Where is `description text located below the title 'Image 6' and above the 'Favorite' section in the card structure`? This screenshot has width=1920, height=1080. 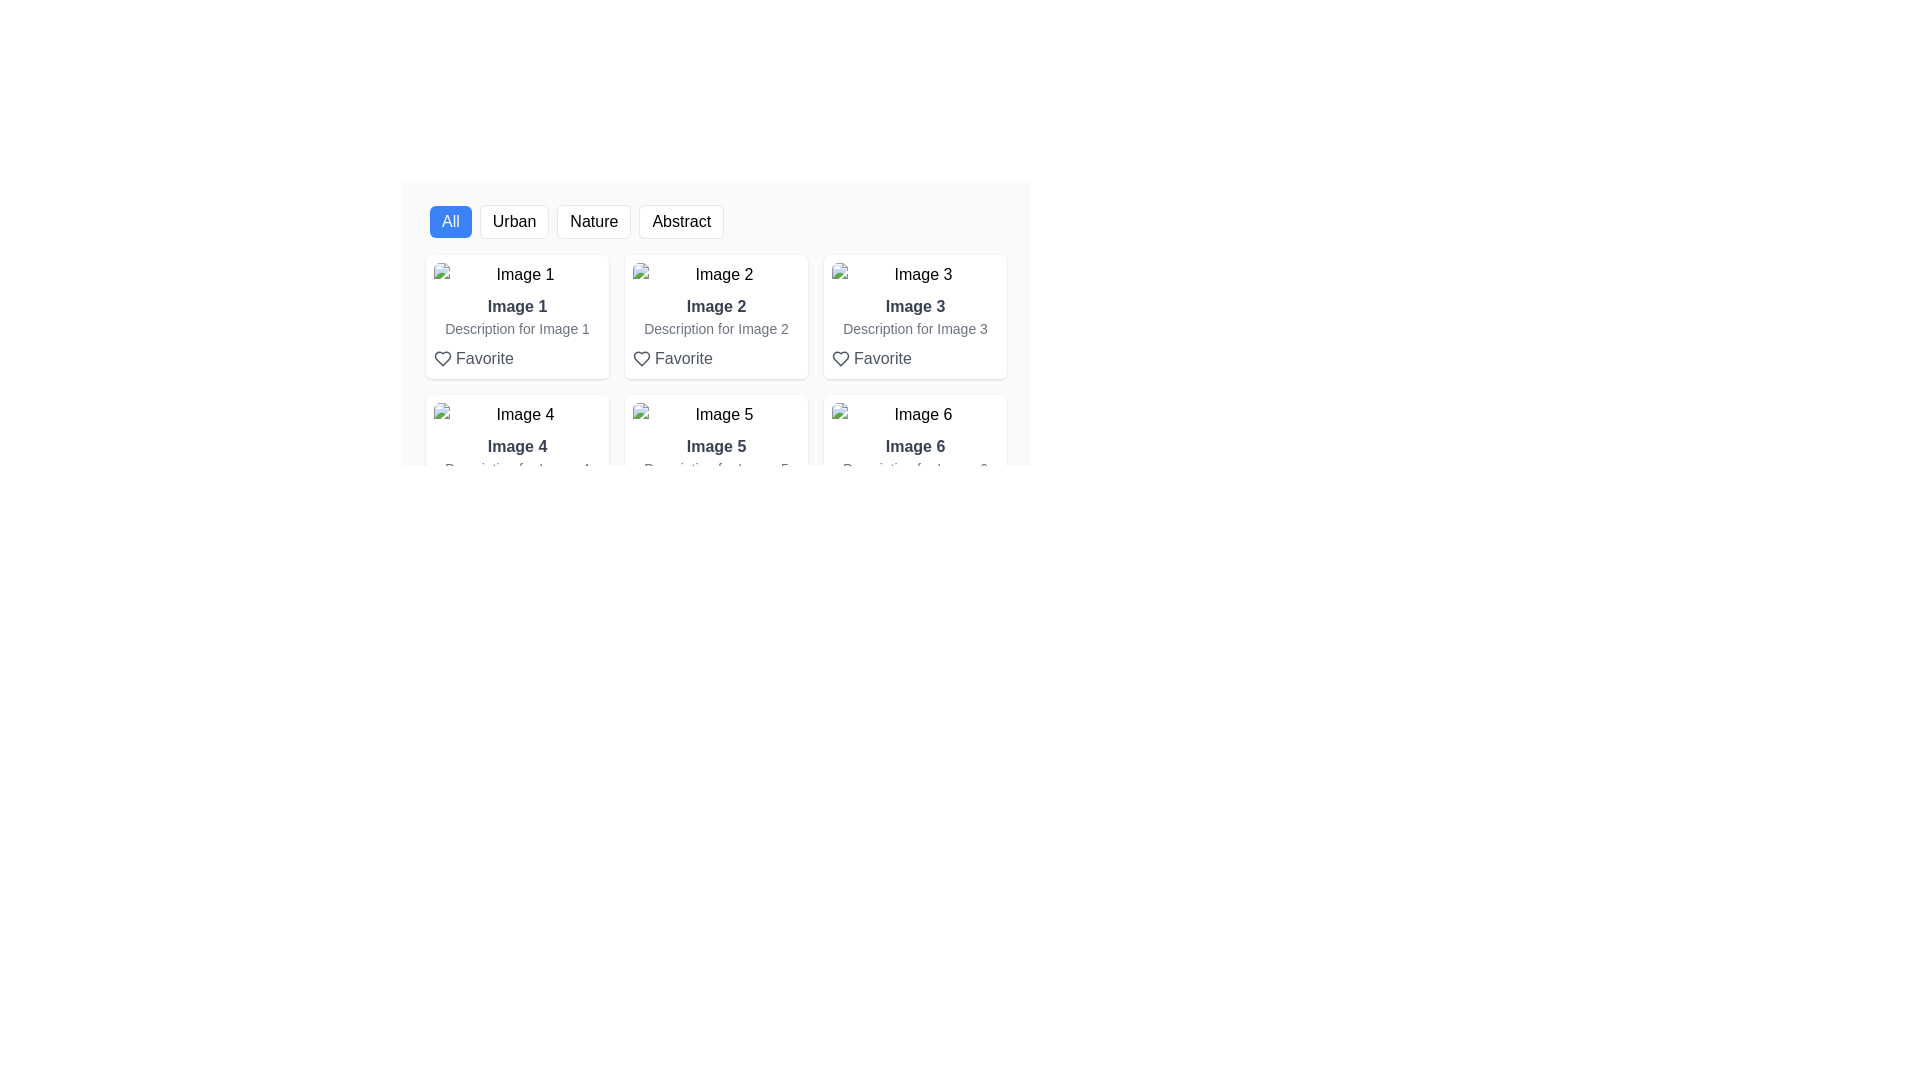
description text located below the title 'Image 6' and above the 'Favorite' section in the card structure is located at coordinates (914, 469).